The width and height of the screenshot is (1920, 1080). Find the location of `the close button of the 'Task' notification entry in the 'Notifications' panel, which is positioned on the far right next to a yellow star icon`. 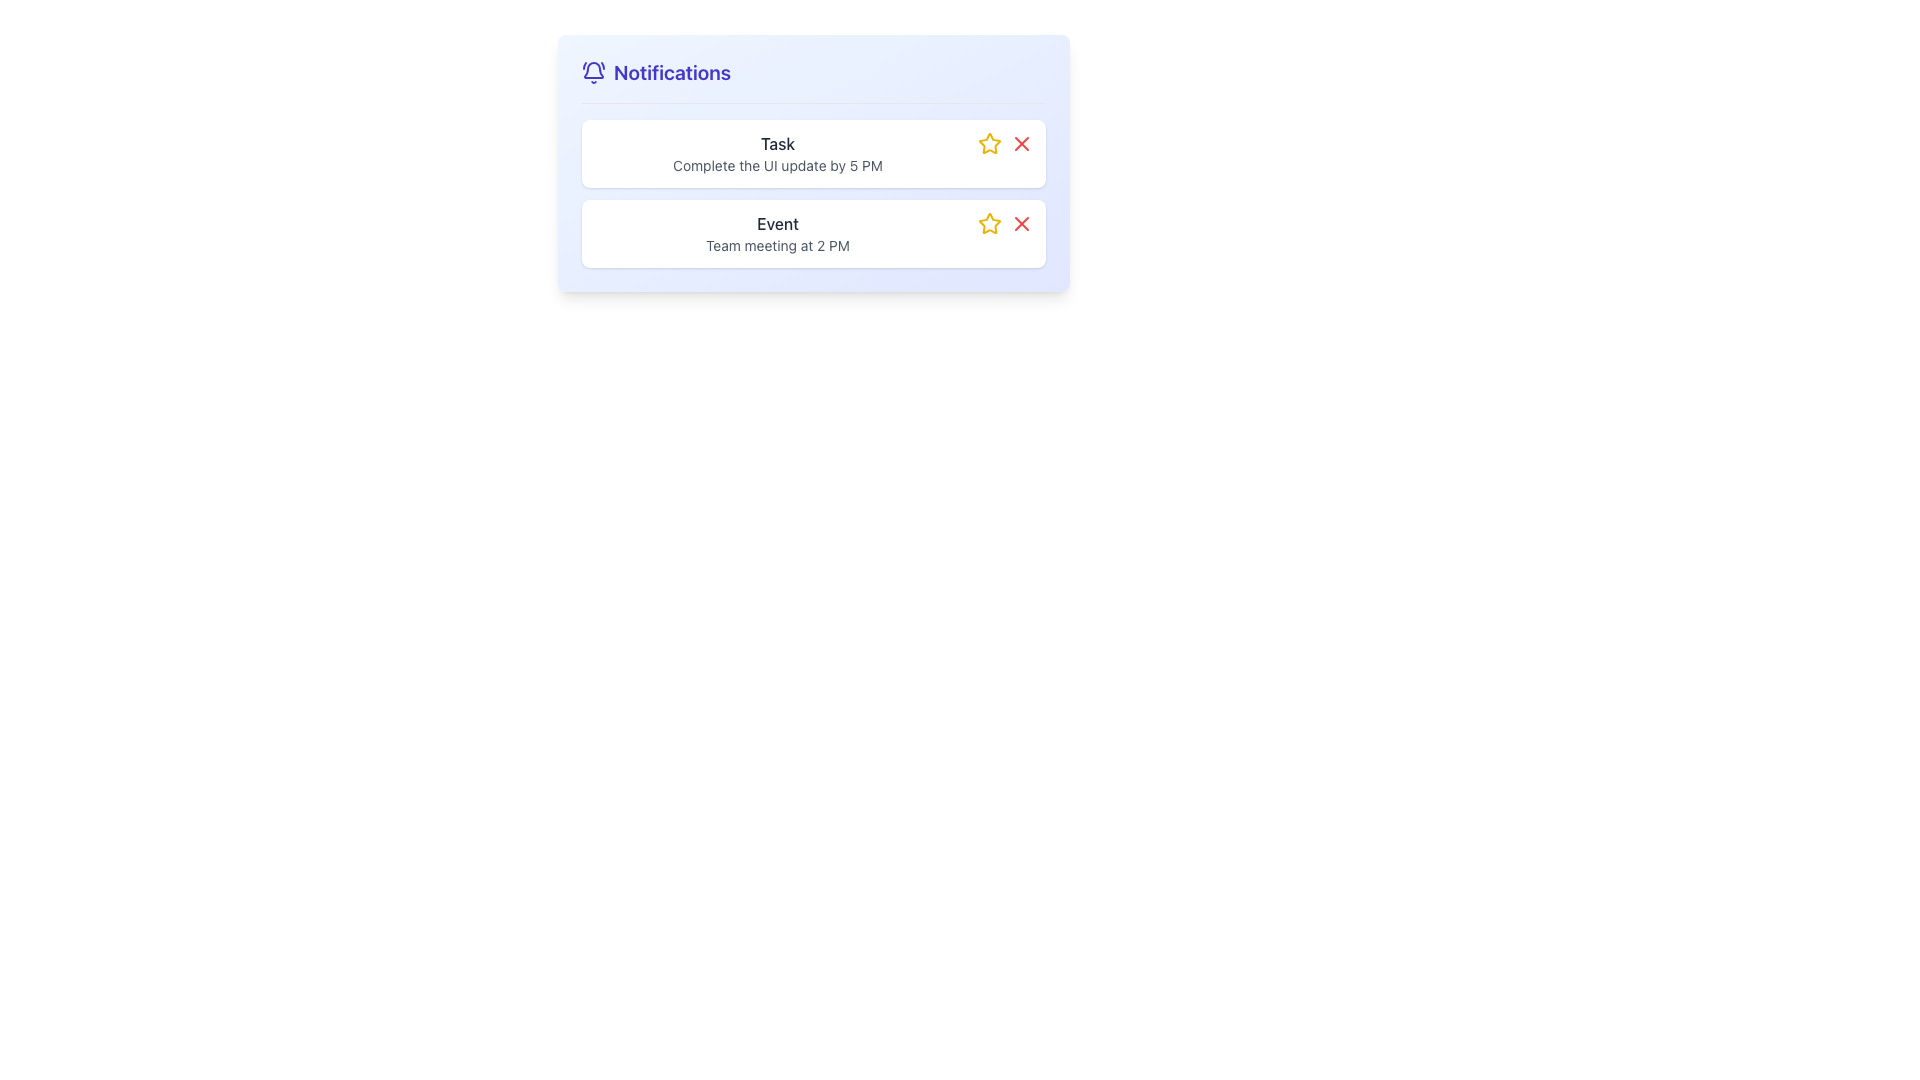

the close button of the 'Task' notification entry in the 'Notifications' panel, which is positioned on the far right next to a yellow star icon is located at coordinates (1022, 142).